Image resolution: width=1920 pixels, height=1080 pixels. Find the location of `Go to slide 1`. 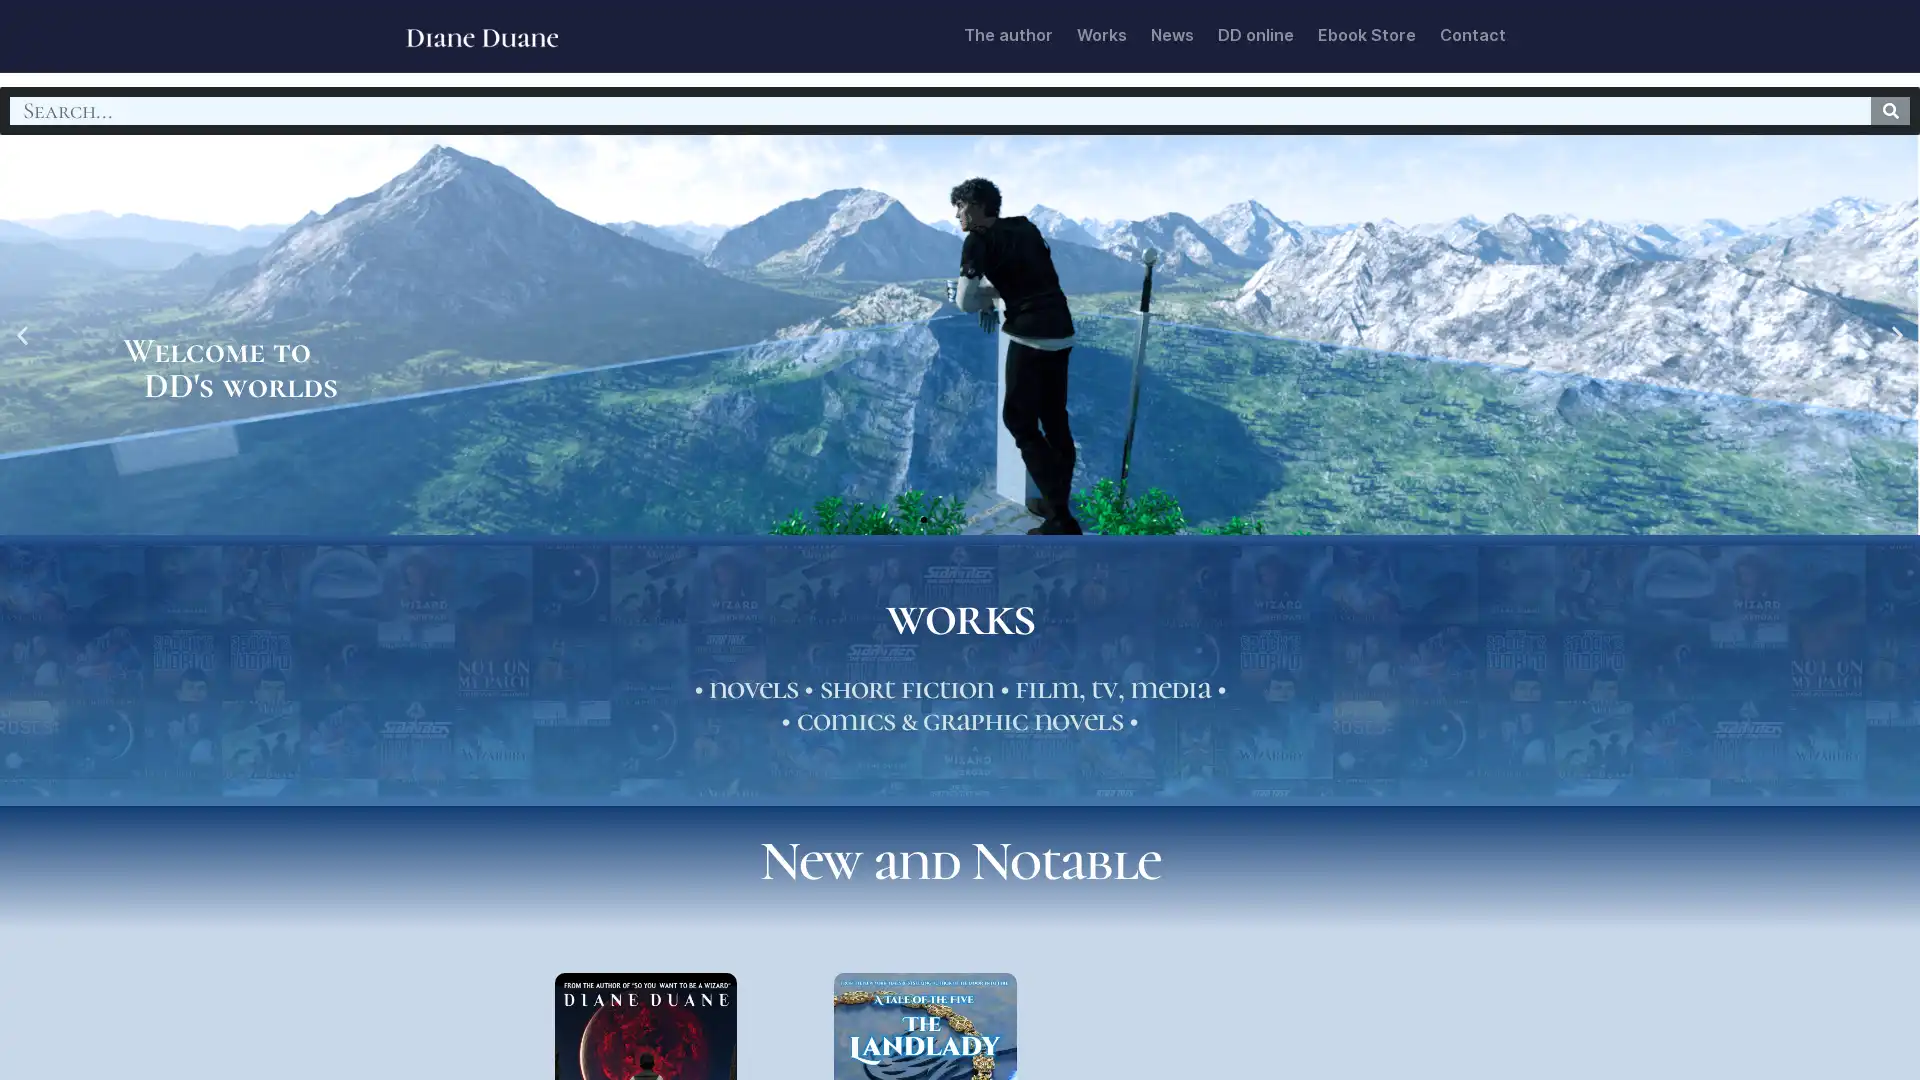

Go to slide 1 is located at coordinates (922, 528).